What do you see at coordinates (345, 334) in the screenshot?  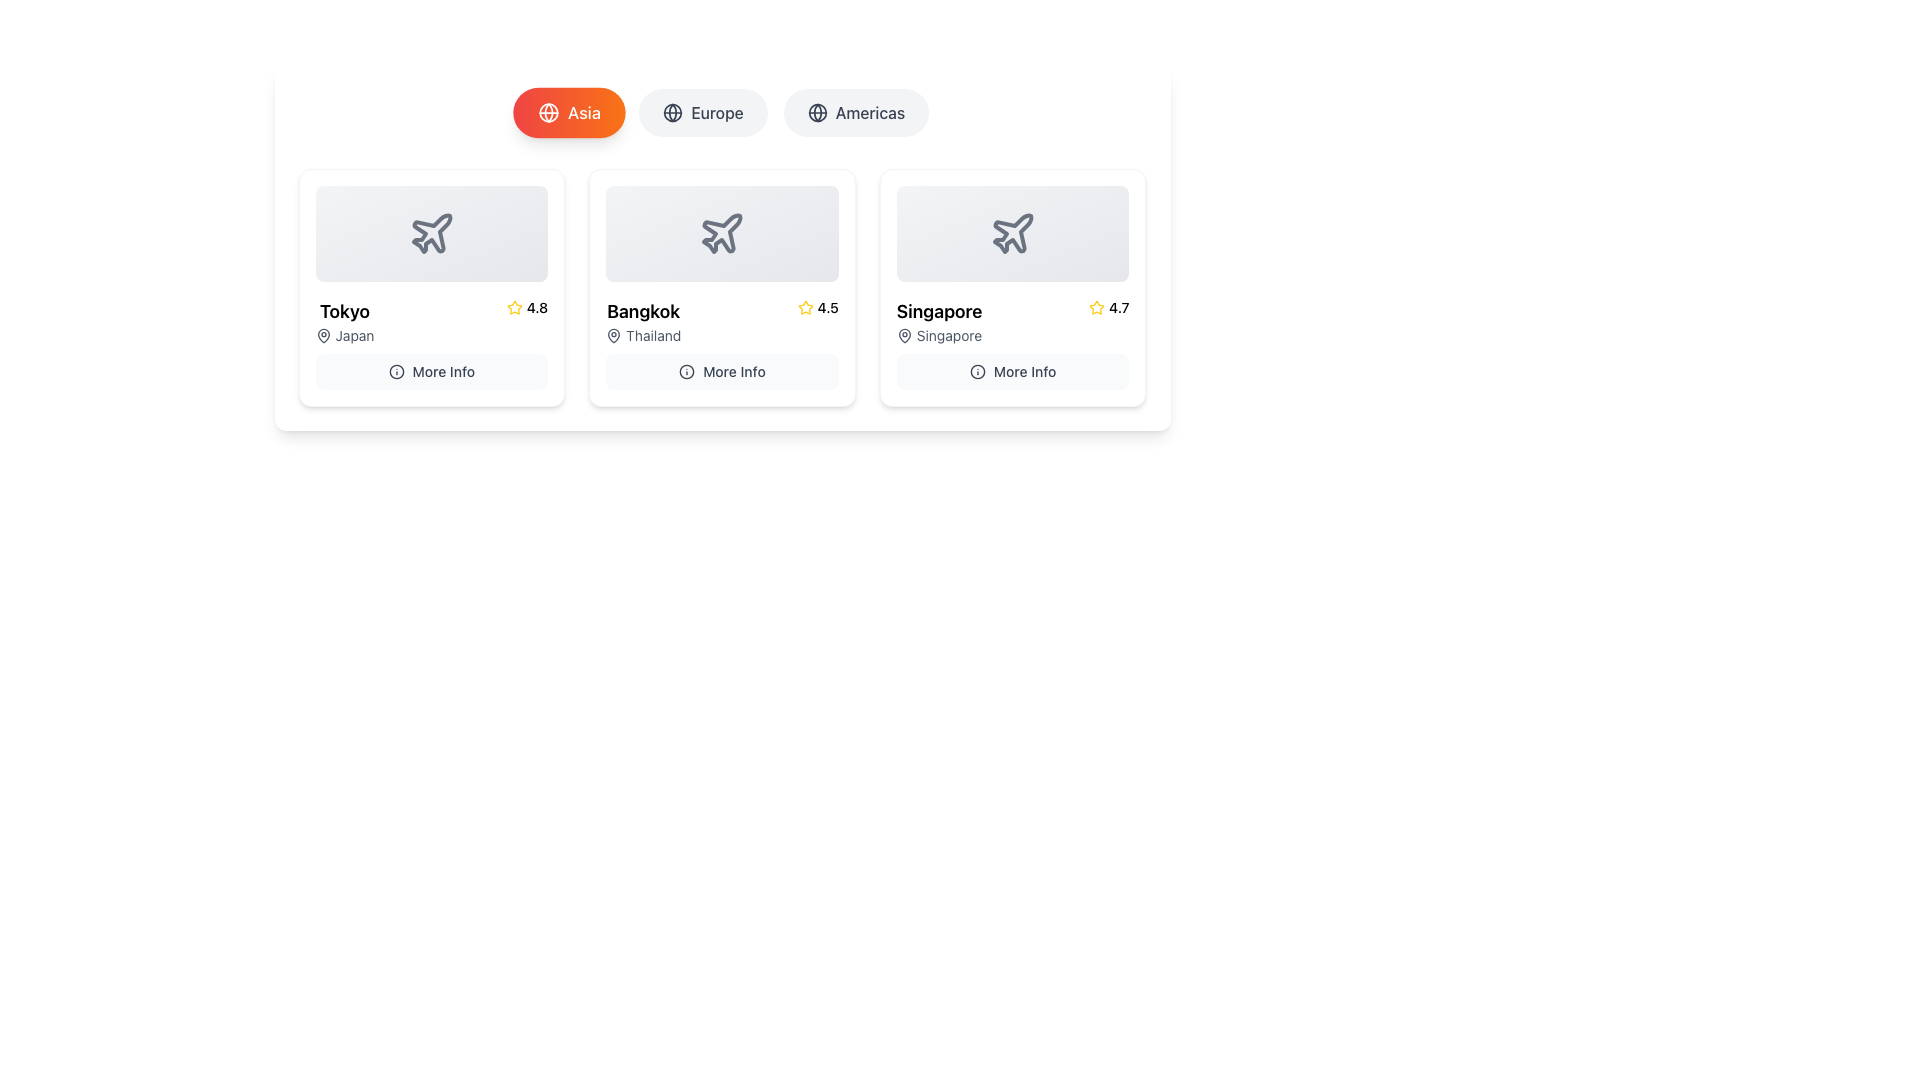 I see `the stylized label displaying 'Japan' with a map pin icon, located below the title 'Tokyo' in the travel destination card layout` at bounding box center [345, 334].